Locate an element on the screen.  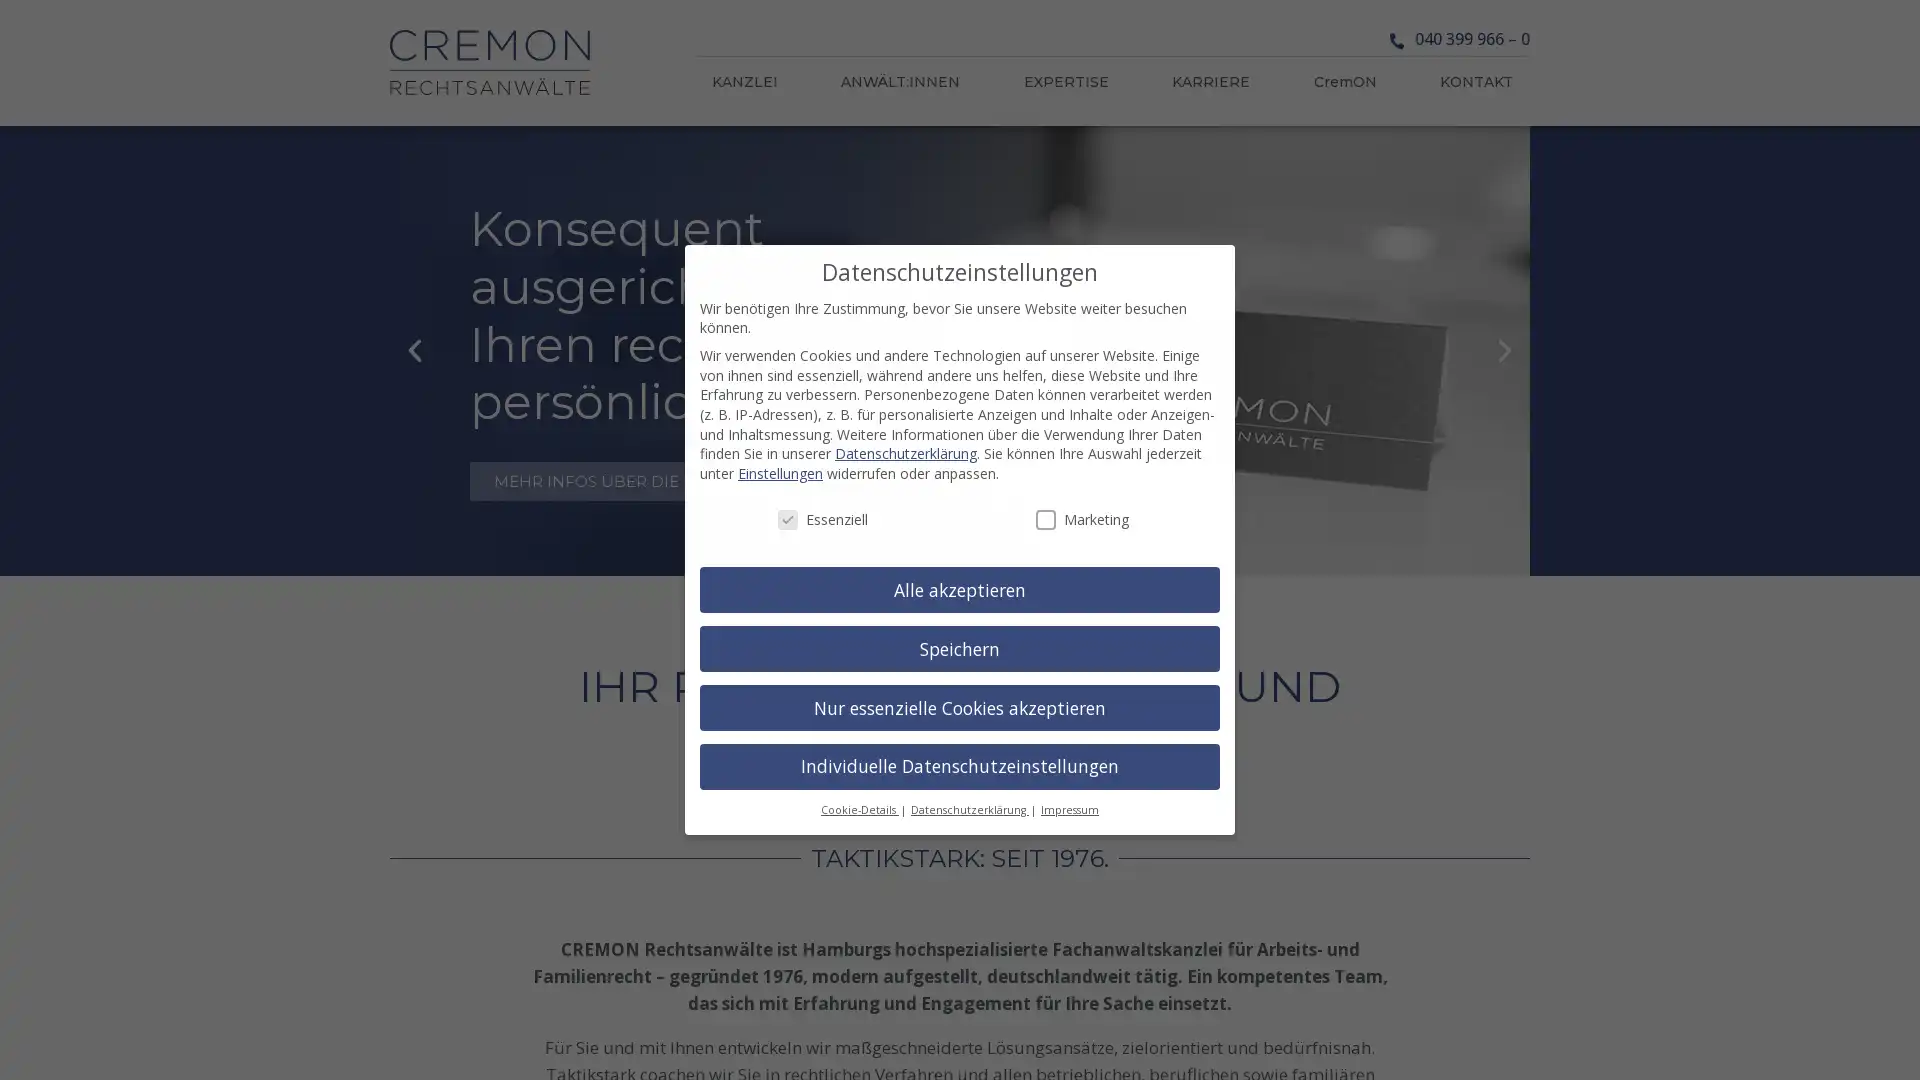
Individuelle Datenschutzeinstellungen is located at coordinates (960, 766).